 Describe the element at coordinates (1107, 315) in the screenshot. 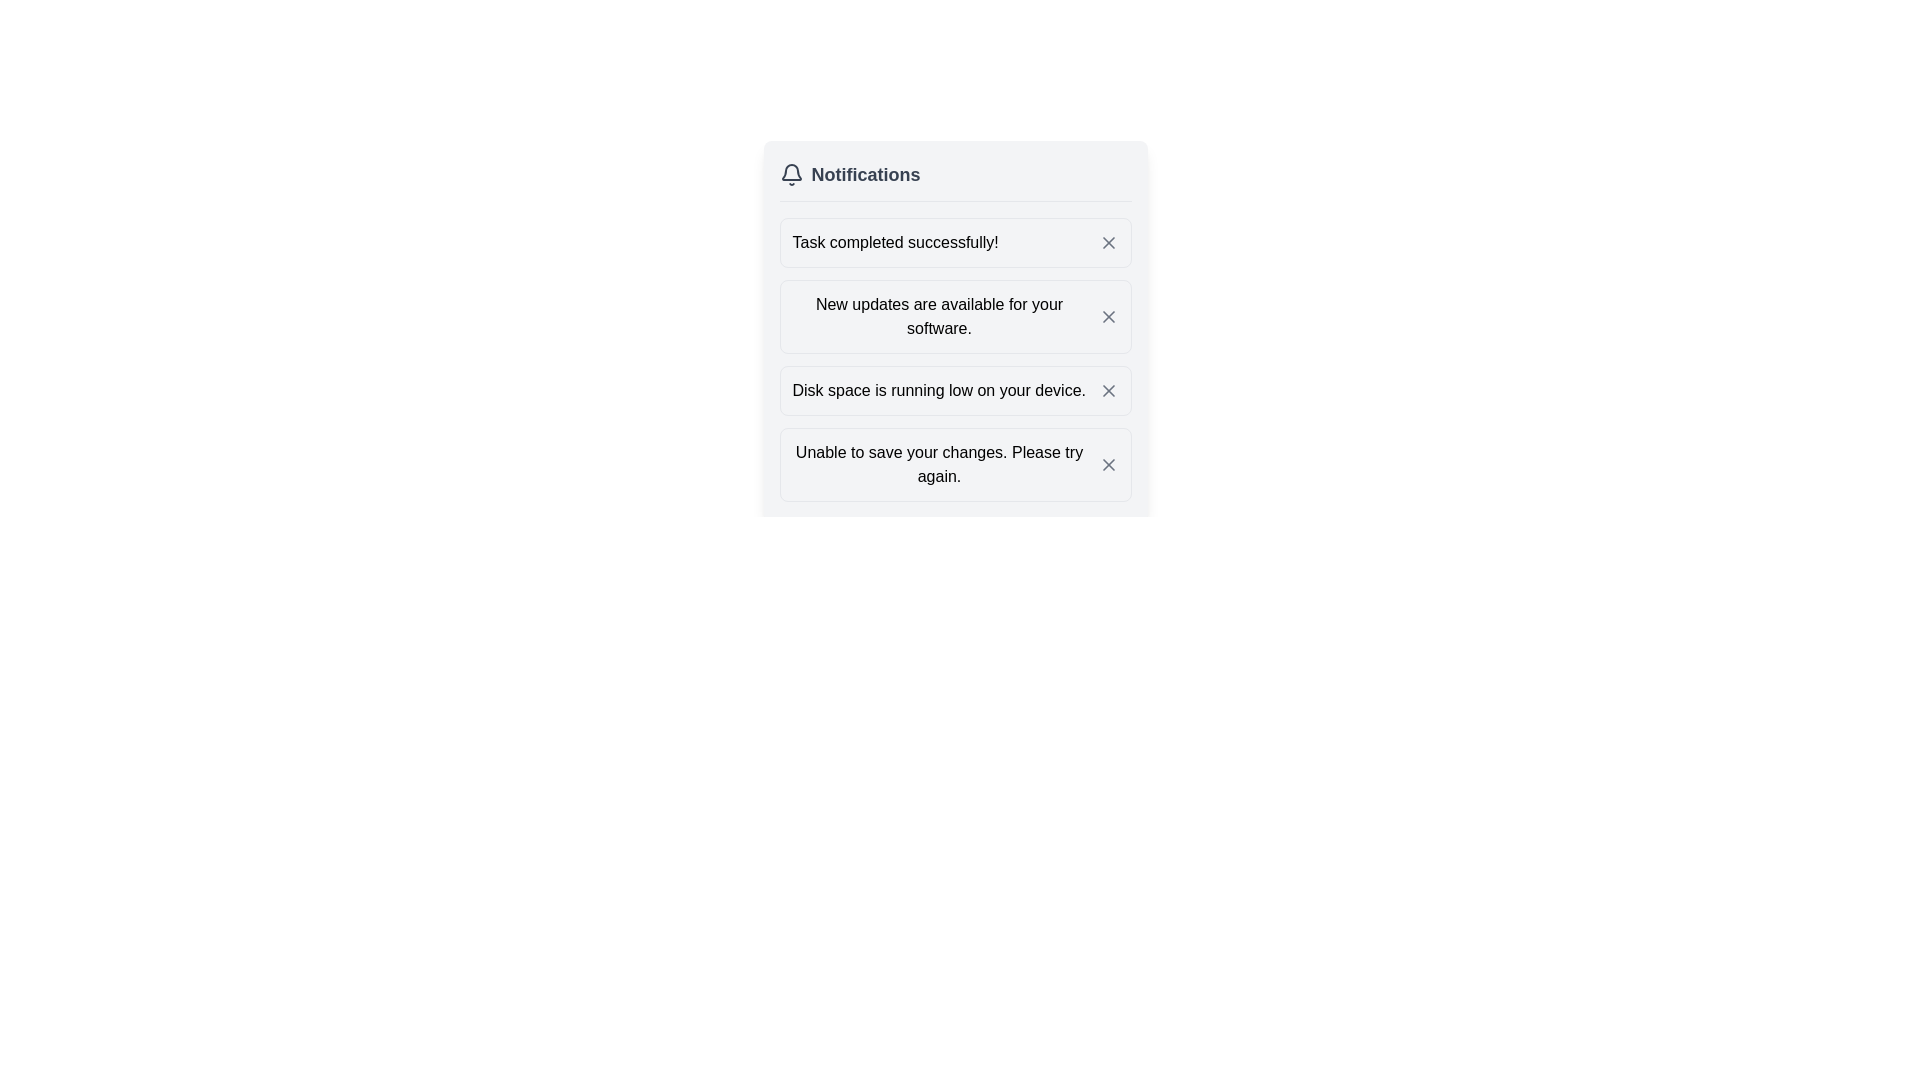

I see `the close button located at the far right of the notification entry 'New updates are available for your software'` at that location.